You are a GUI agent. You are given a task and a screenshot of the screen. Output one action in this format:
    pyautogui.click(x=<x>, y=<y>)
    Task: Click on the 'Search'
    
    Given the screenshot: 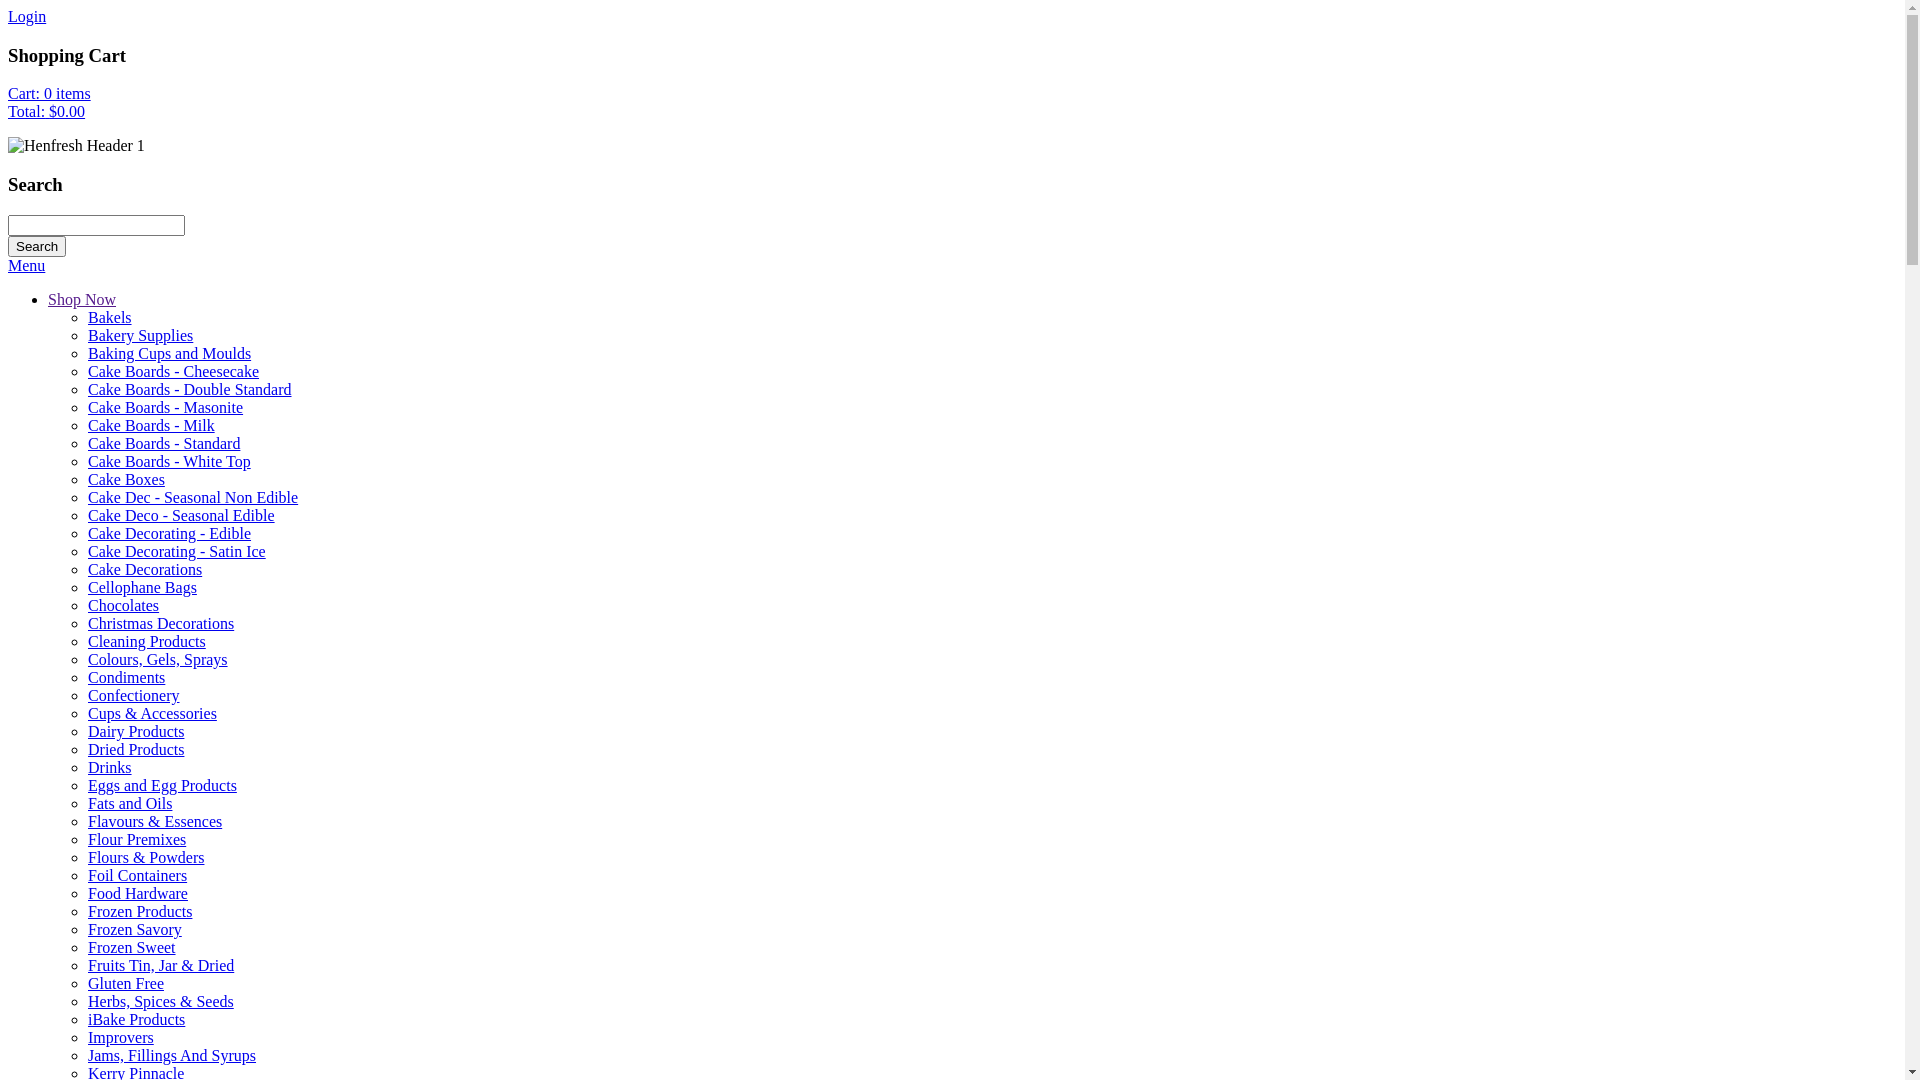 What is the action you would take?
    pyautogui.click(x=37, y=245)
    